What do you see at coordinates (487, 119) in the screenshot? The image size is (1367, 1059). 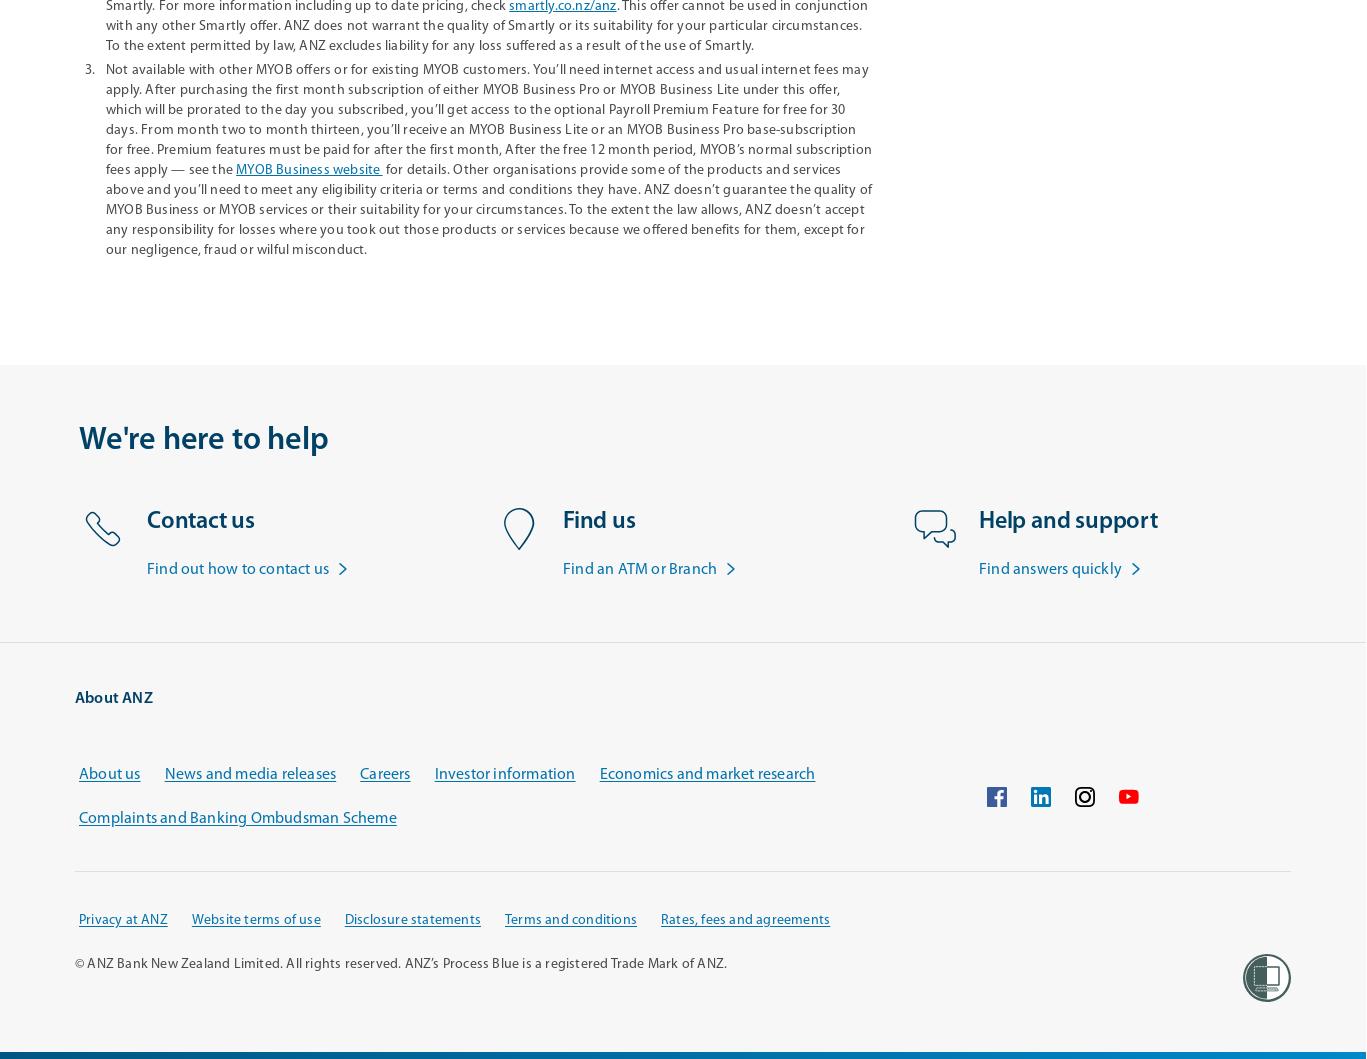 I see `'Not available with other MYOB offers or for existing MYOB customers. You’ll need internet access and usual internet fees may apply. After purchasing the first month subscription of either MYOB Business Pro or MYOB Business Lite under this offer, which will be prorated to the day you subscribed, you’ll get access to the optional Payroll Premium Feature for free for 30 days. From month two to month thirteen, you’ll receive an MYOB Business Lite or an MYOB Business Pro base-subscription for free. Premium features must be paid for after the first month, After the free 12 month period, MYOB’s normal subscription fees apply — see the'` at bounding box center [487, 119].